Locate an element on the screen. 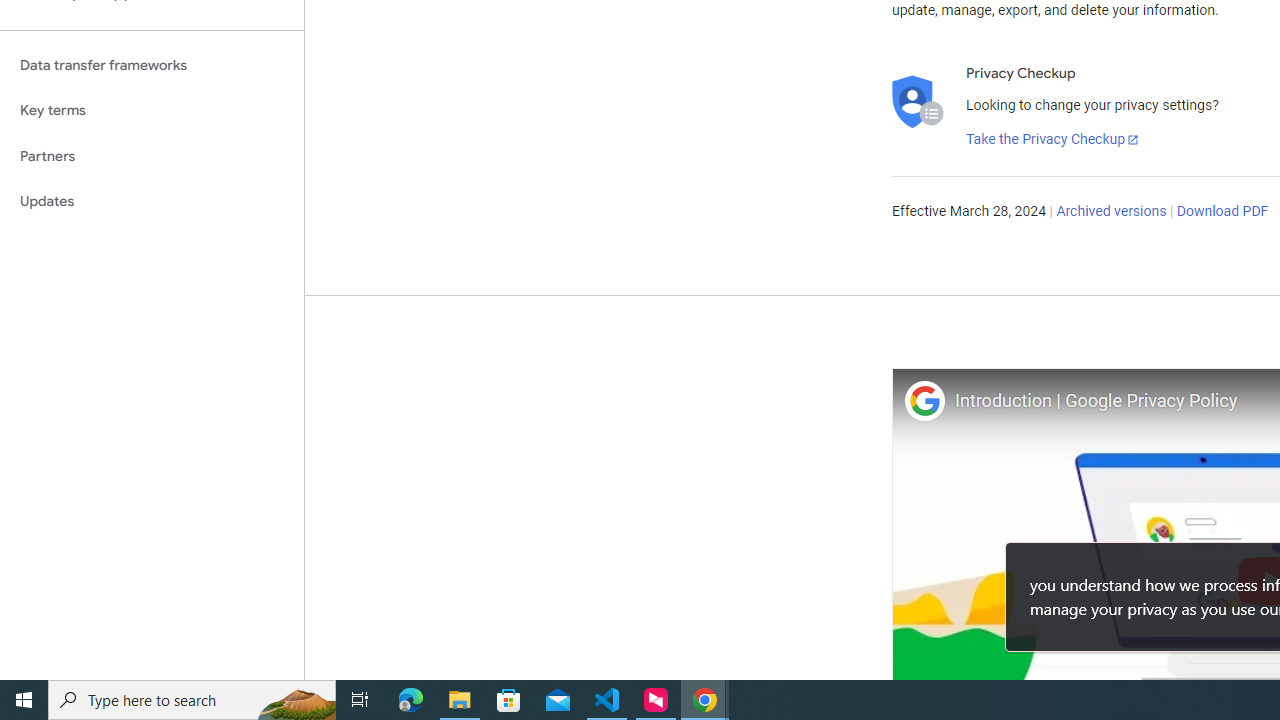  'Photo image of Google' is located at coordinates (923, 400).